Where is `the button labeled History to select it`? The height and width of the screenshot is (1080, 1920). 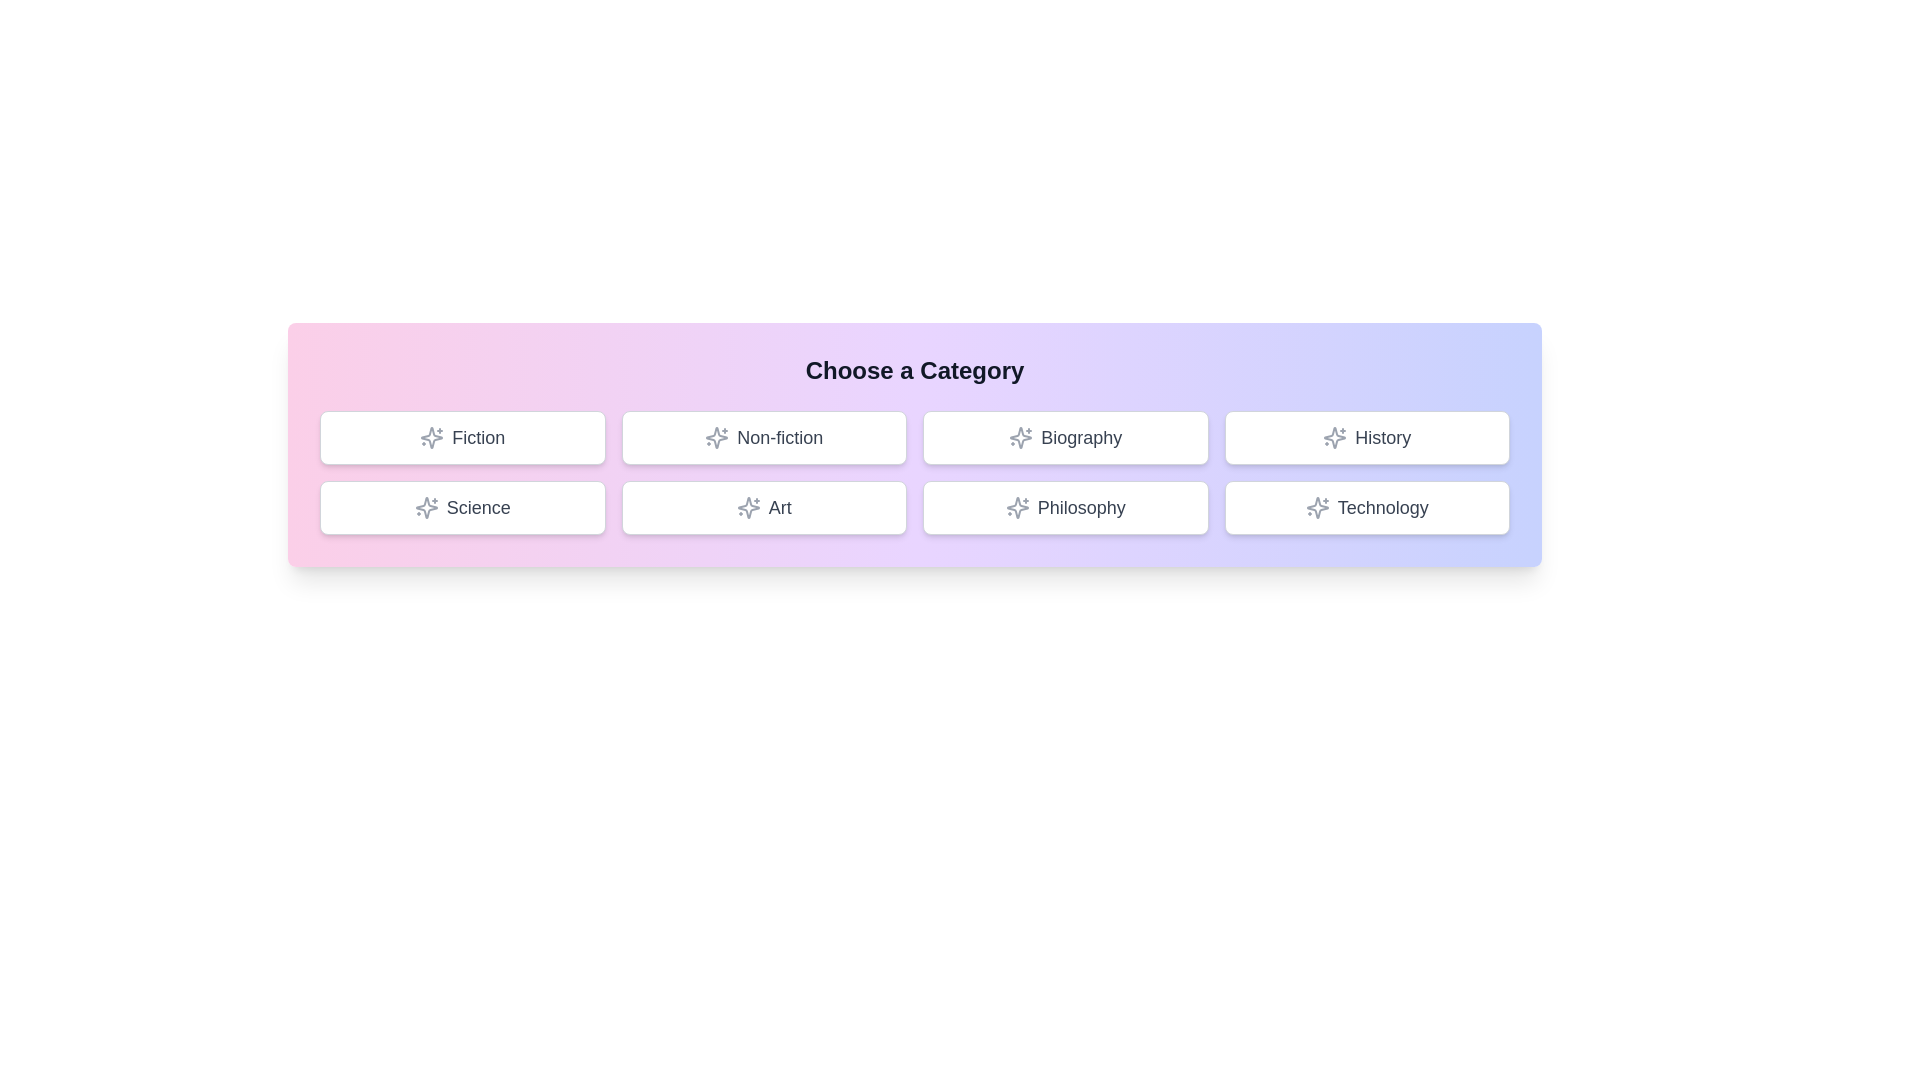 the button labeled History to select it is located at coordinates (1366, 437).